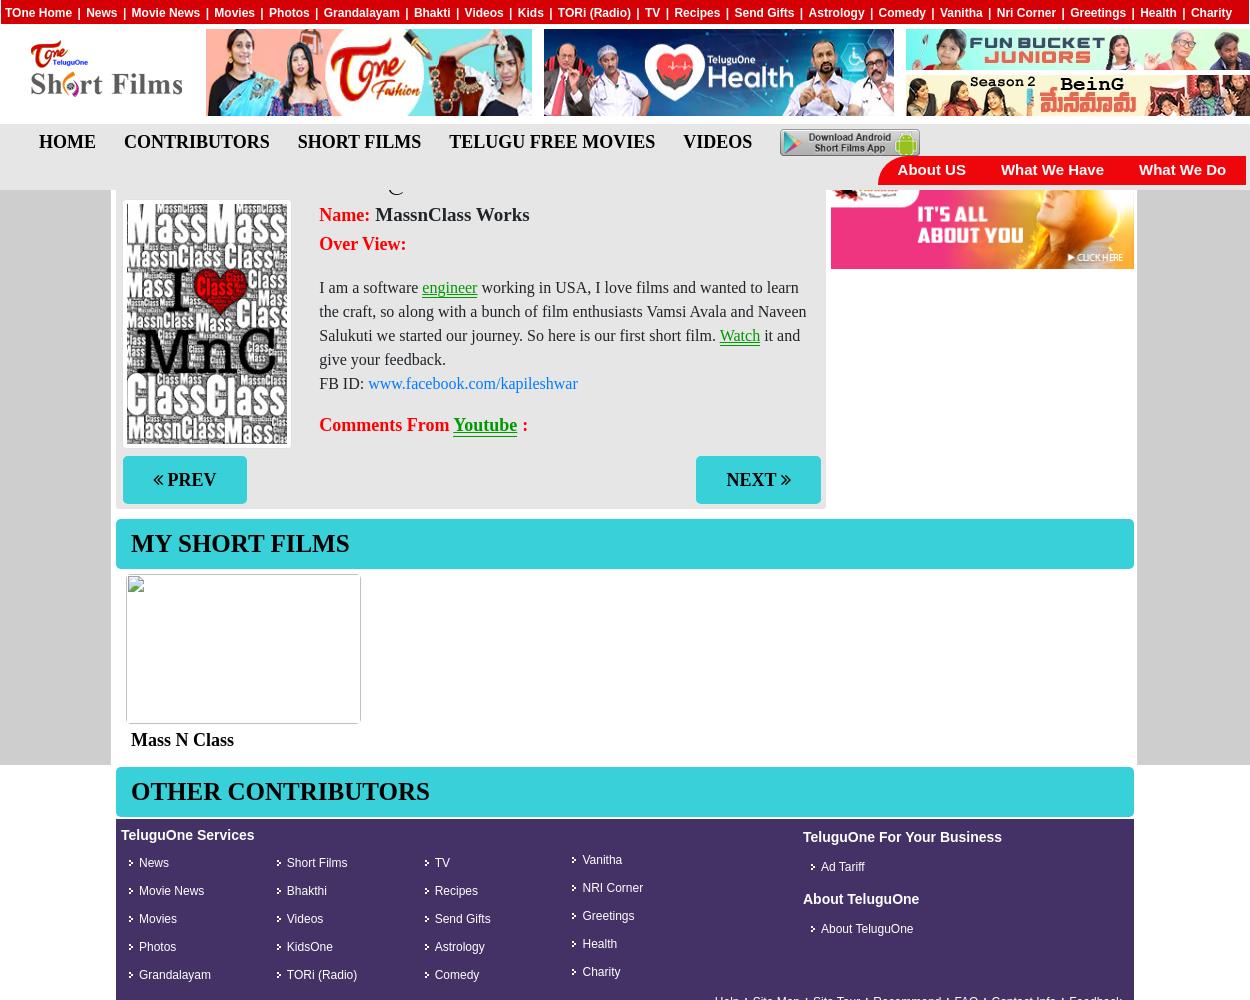 The width and height of the screenshot is (1250, 1000). I want to click on 'My Short Films', so click(239, 543).